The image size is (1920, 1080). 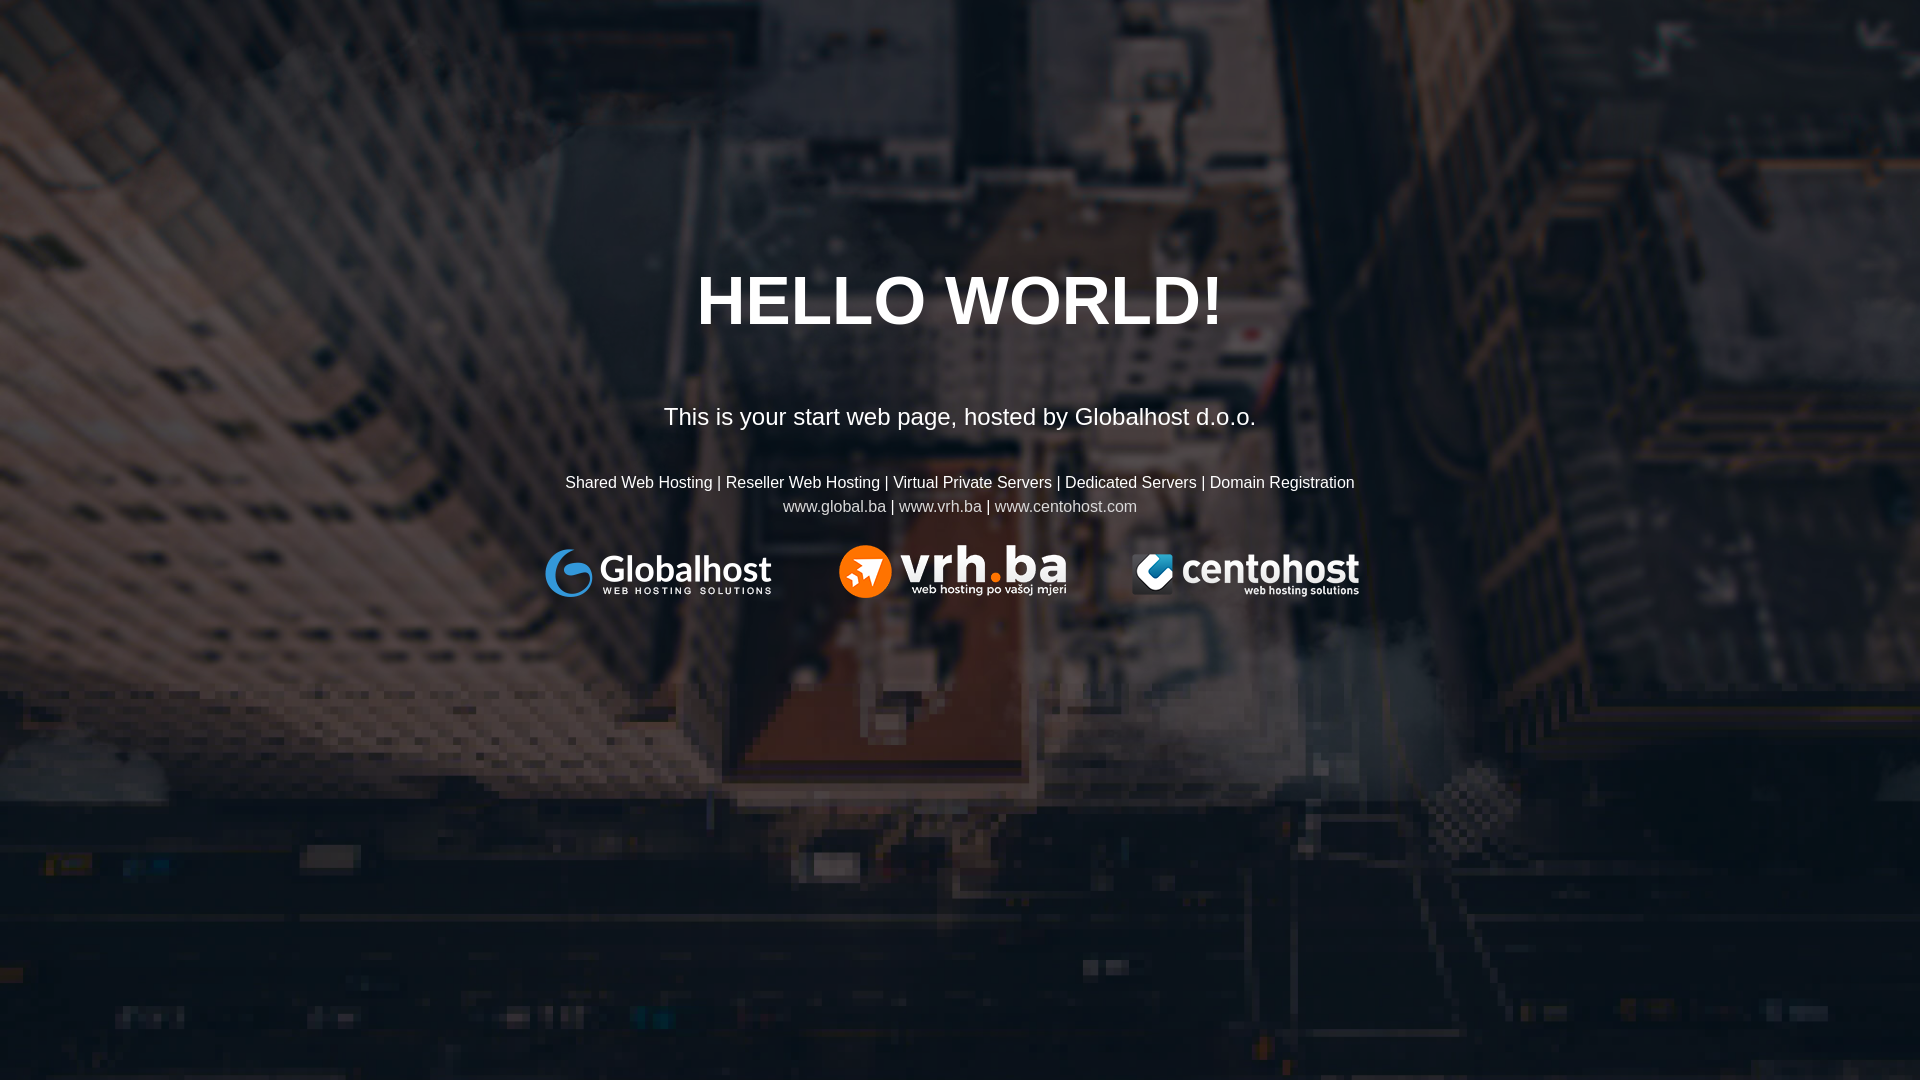 What do you see at coordinates (1064, 505) in the screenshot?
I see `'www.centohost.com'` at bounding box center [1064, 505].